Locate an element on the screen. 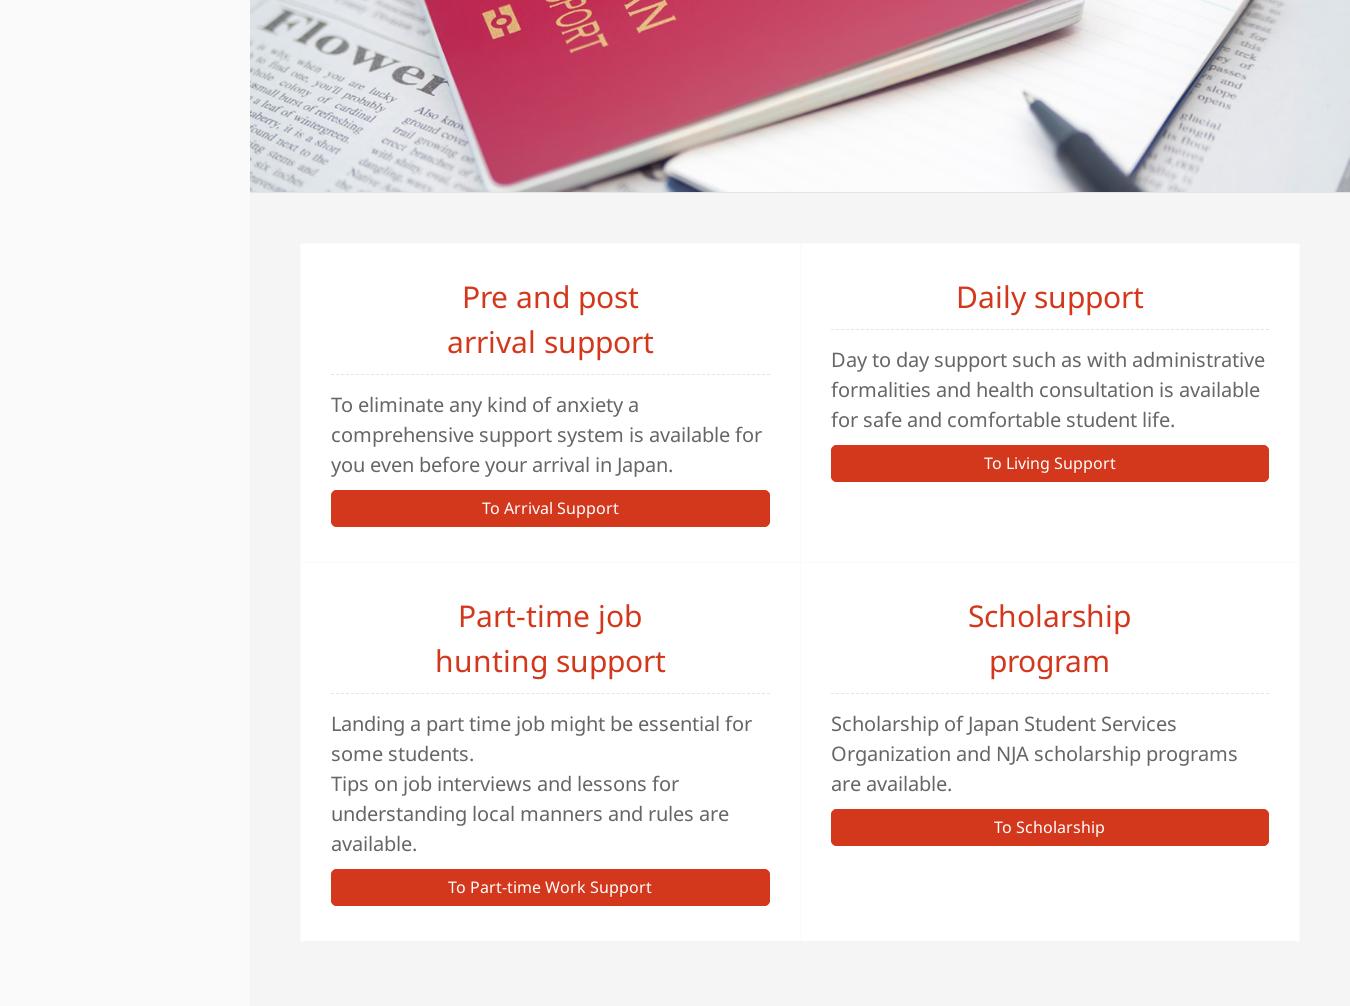 Image resolution: width=1350 pixels, height=1006 pixels. 'To eliminate any kind of anxiety a comprehensive support system is available for you even before your arrival in Japan.' is located at coordinates (330, 432).